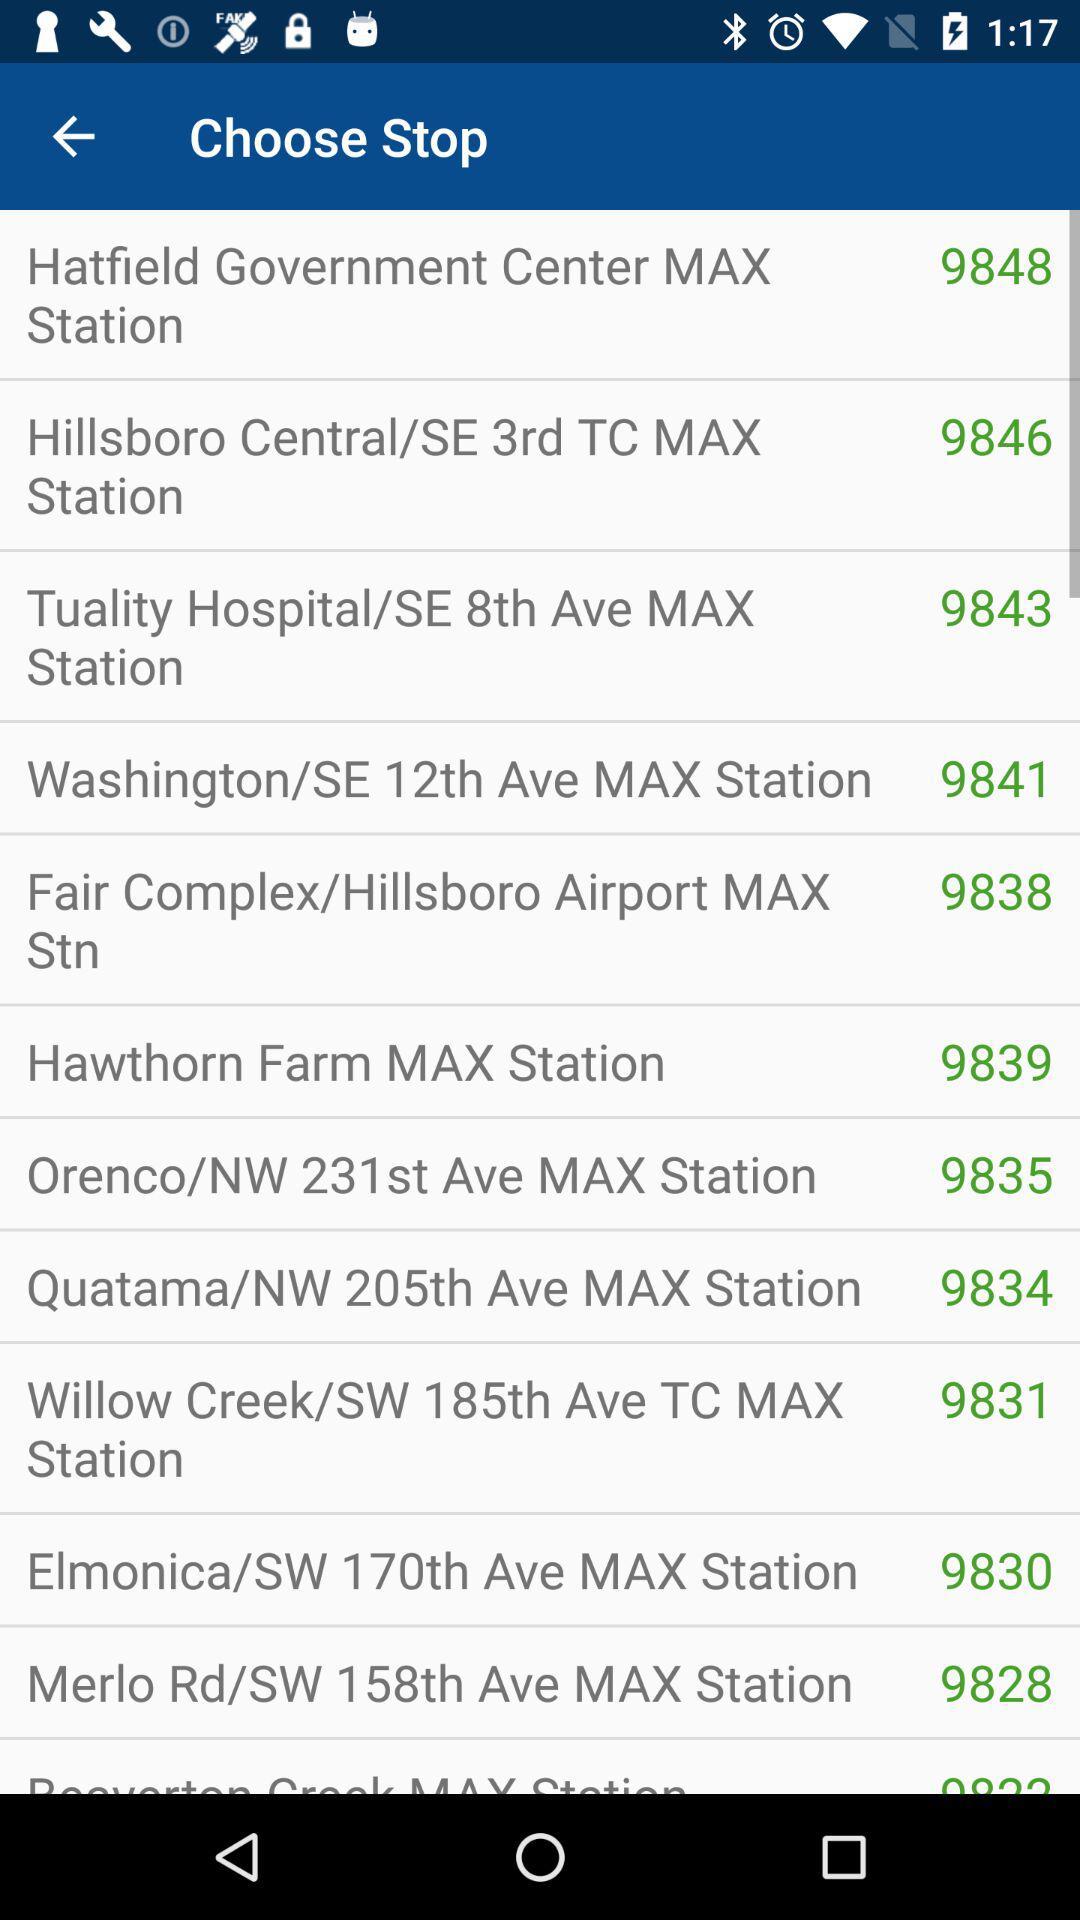 Image resolution: width=1080 pixels, height=1920 pixels. Describe the element at coordinates (996, 1397) in the screenshot. I see `the icon above elmonica sw 170th` at that location.